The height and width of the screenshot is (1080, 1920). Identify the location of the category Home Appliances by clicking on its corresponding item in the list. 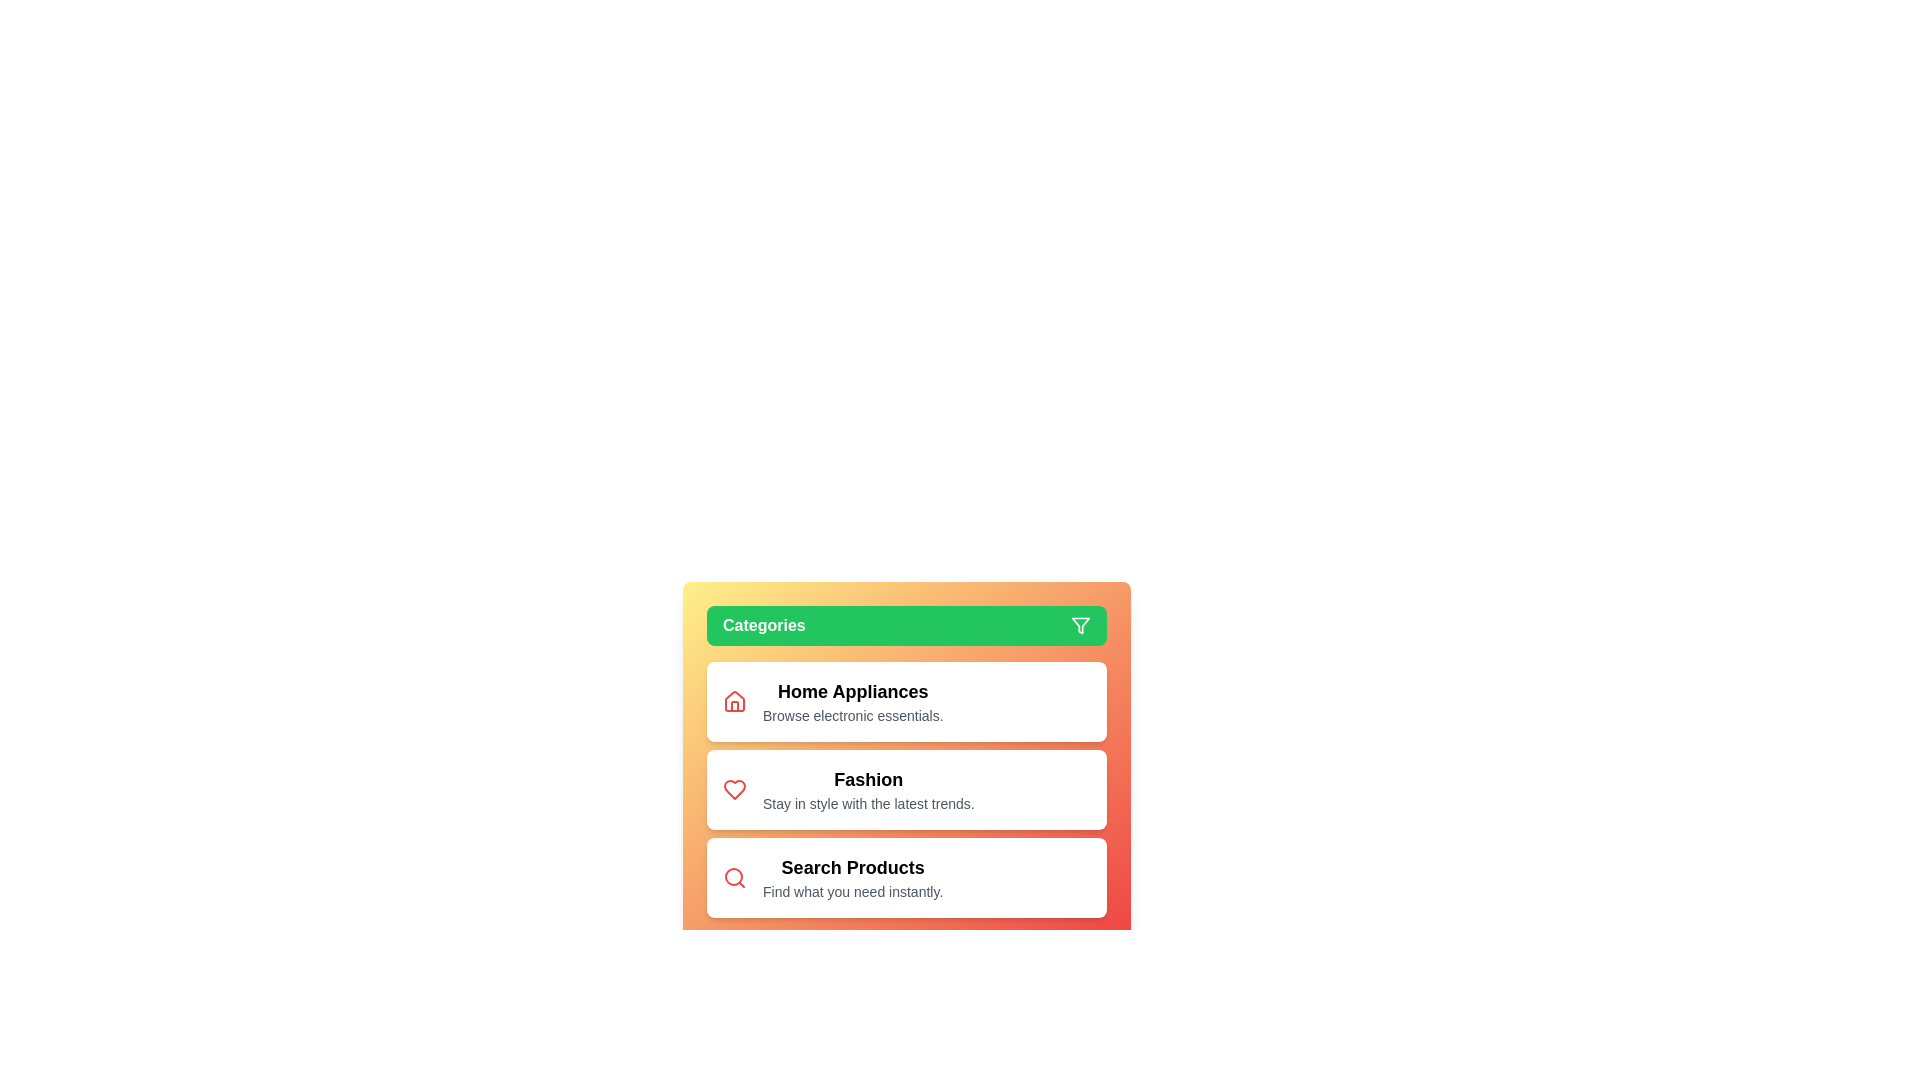
(906, 701).